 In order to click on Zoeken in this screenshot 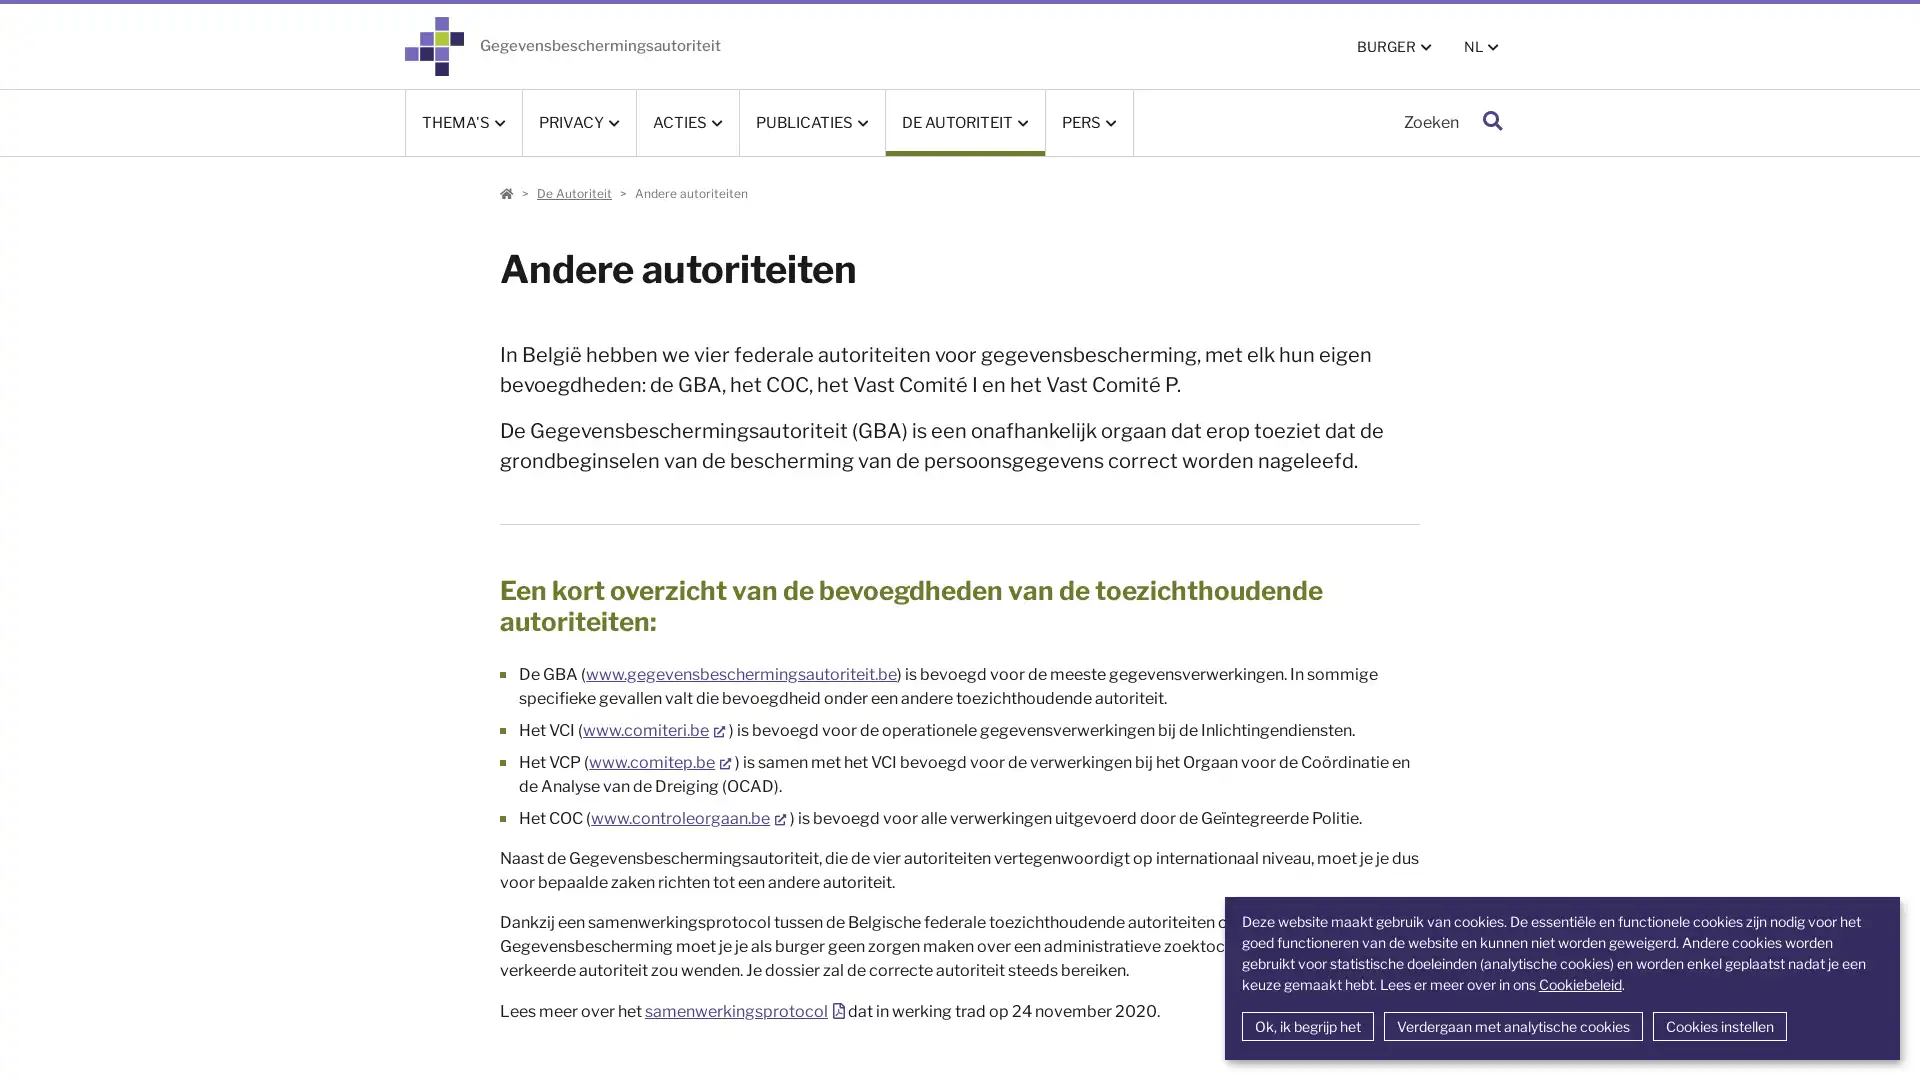, I will do `click(1492, 122)`.